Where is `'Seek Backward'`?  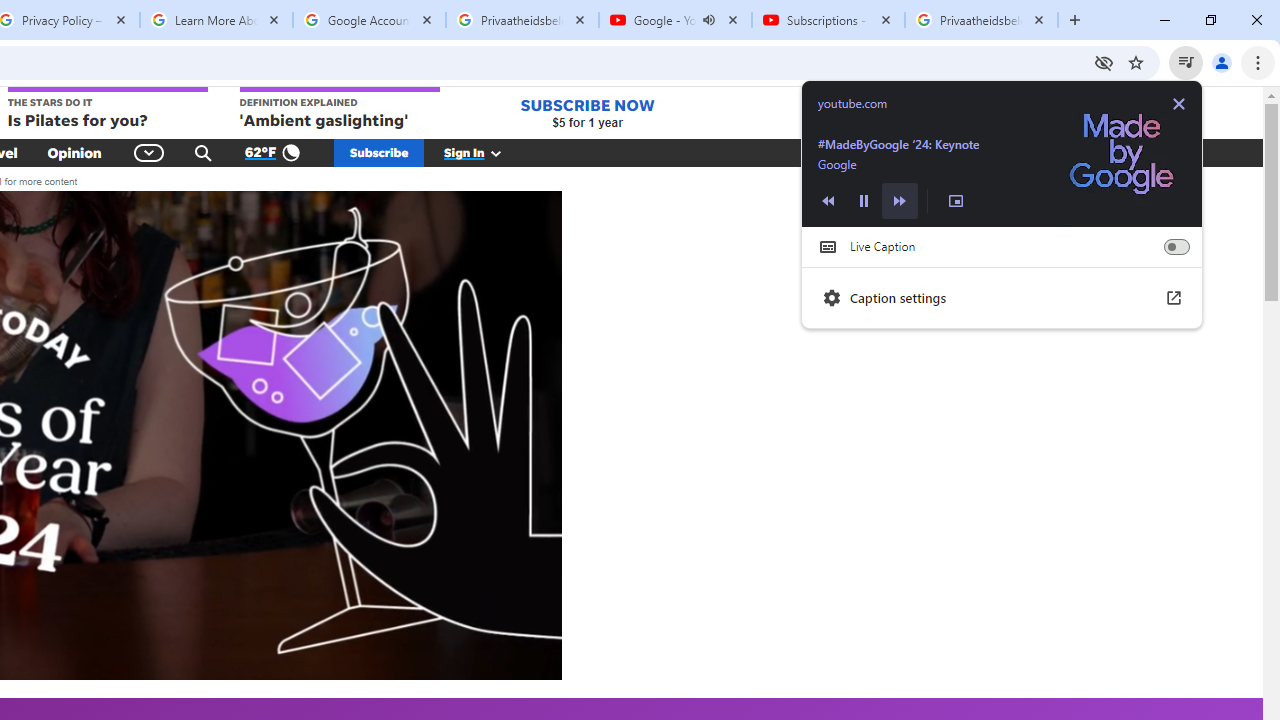
'Seek Backward' is located at coordinates (828, 200).